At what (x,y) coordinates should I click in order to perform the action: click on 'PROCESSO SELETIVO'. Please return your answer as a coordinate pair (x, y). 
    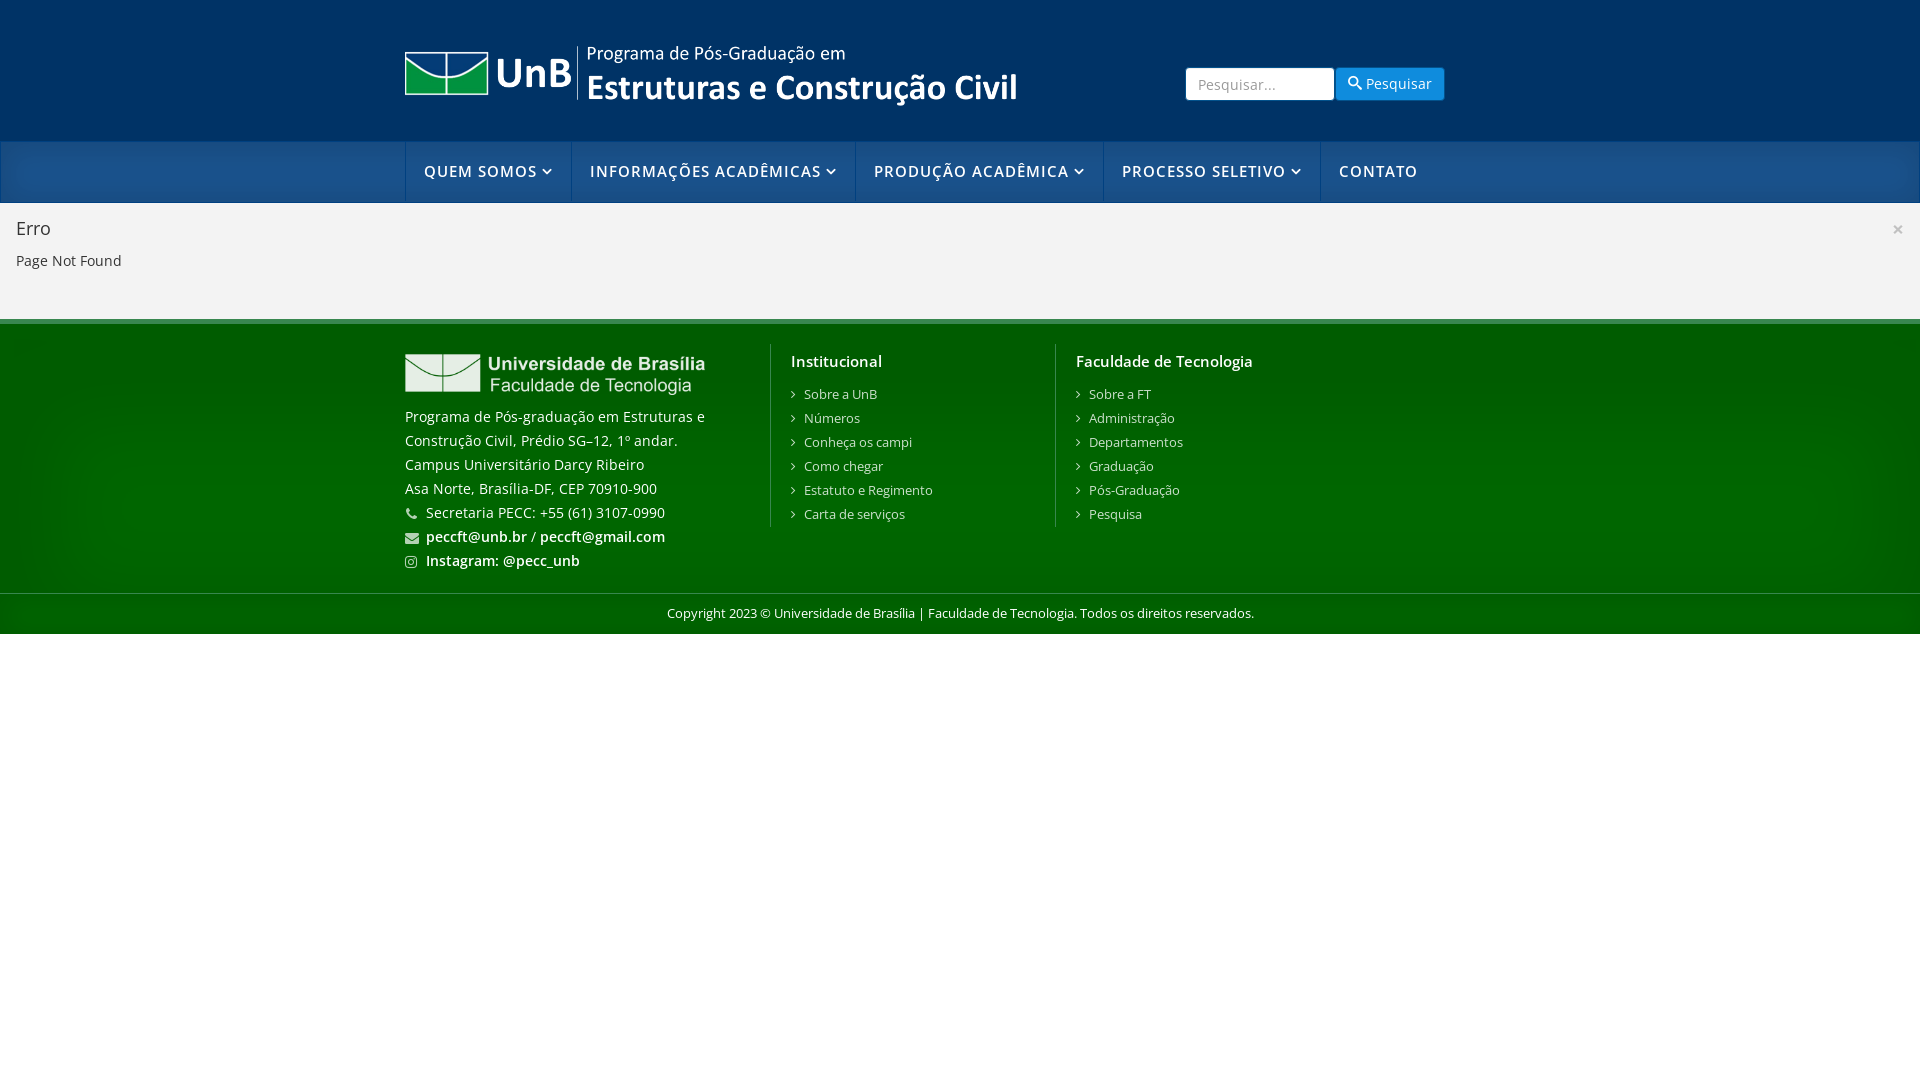
    Looking at the image, I should click on (1210, 170).